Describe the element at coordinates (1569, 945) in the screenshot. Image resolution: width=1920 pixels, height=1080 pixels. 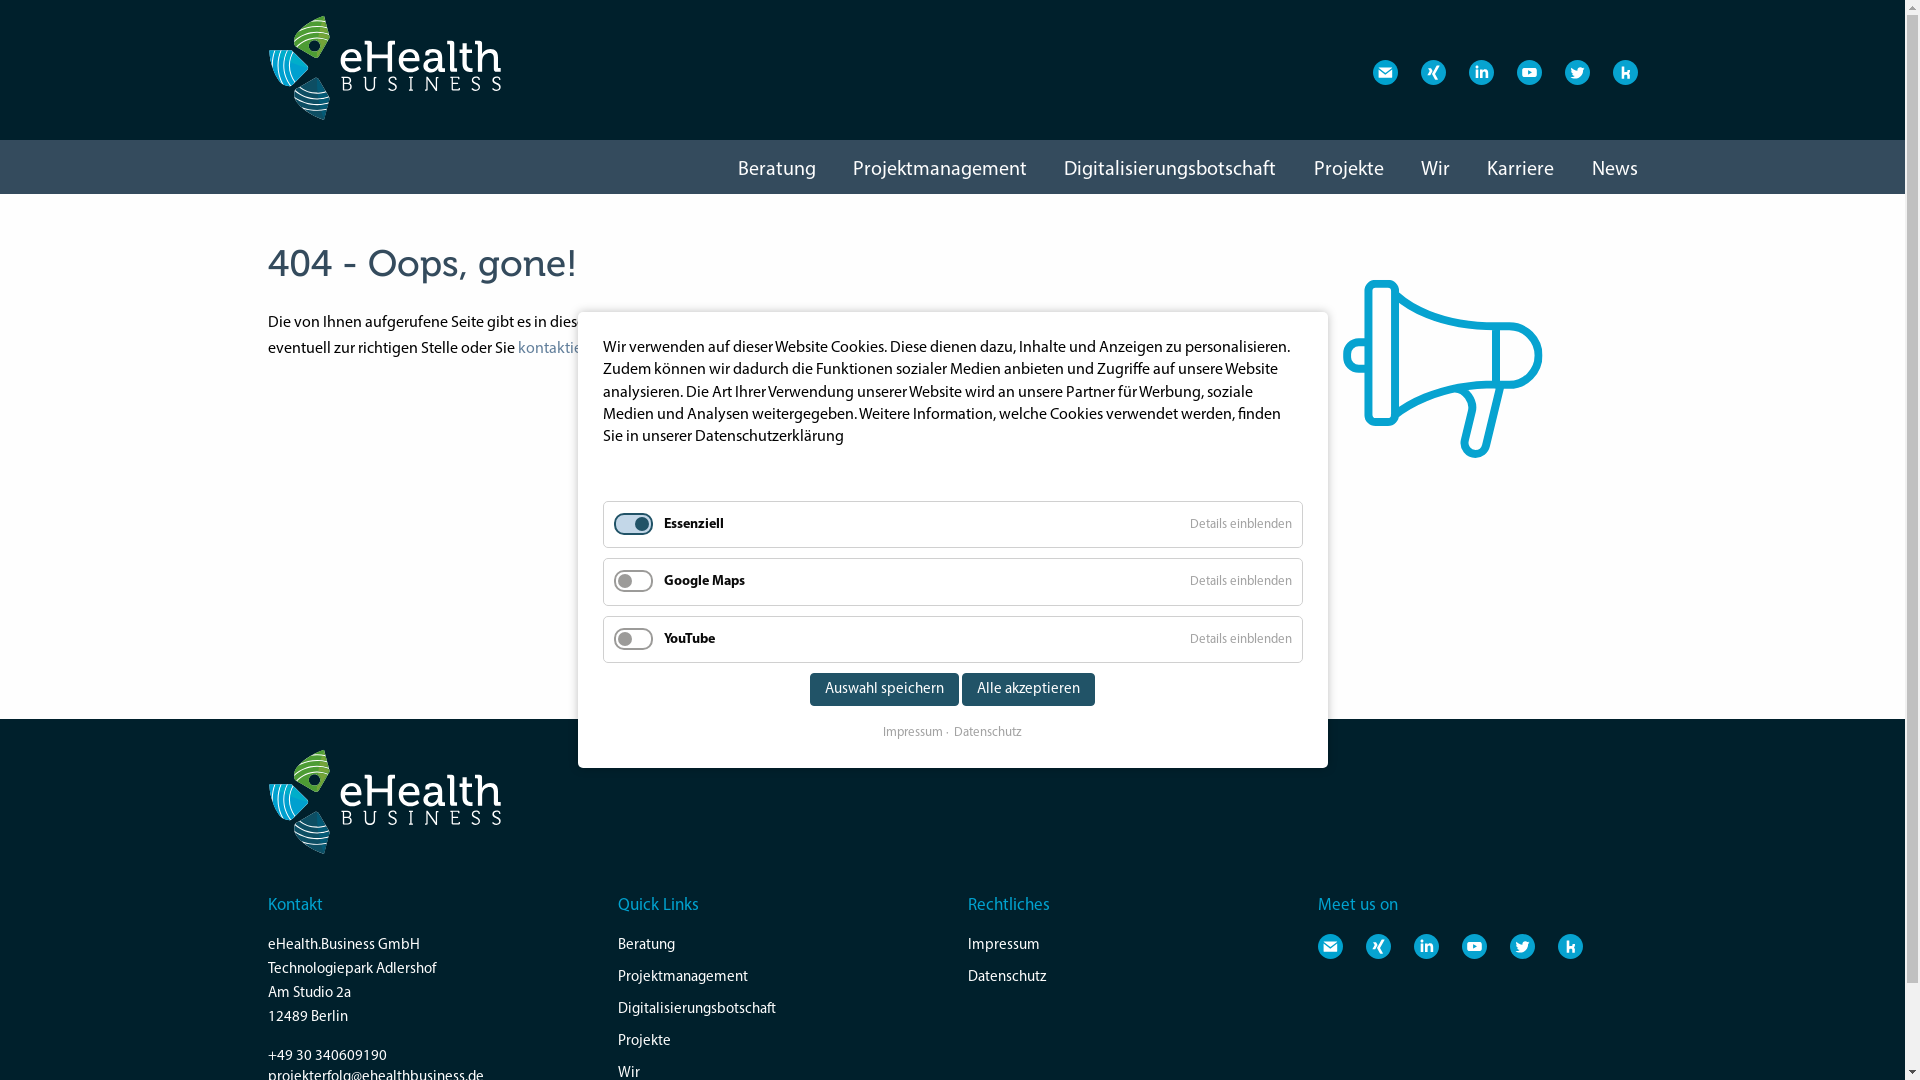
I see `'Besuchen Sie uns auf Kununu'` at that location.